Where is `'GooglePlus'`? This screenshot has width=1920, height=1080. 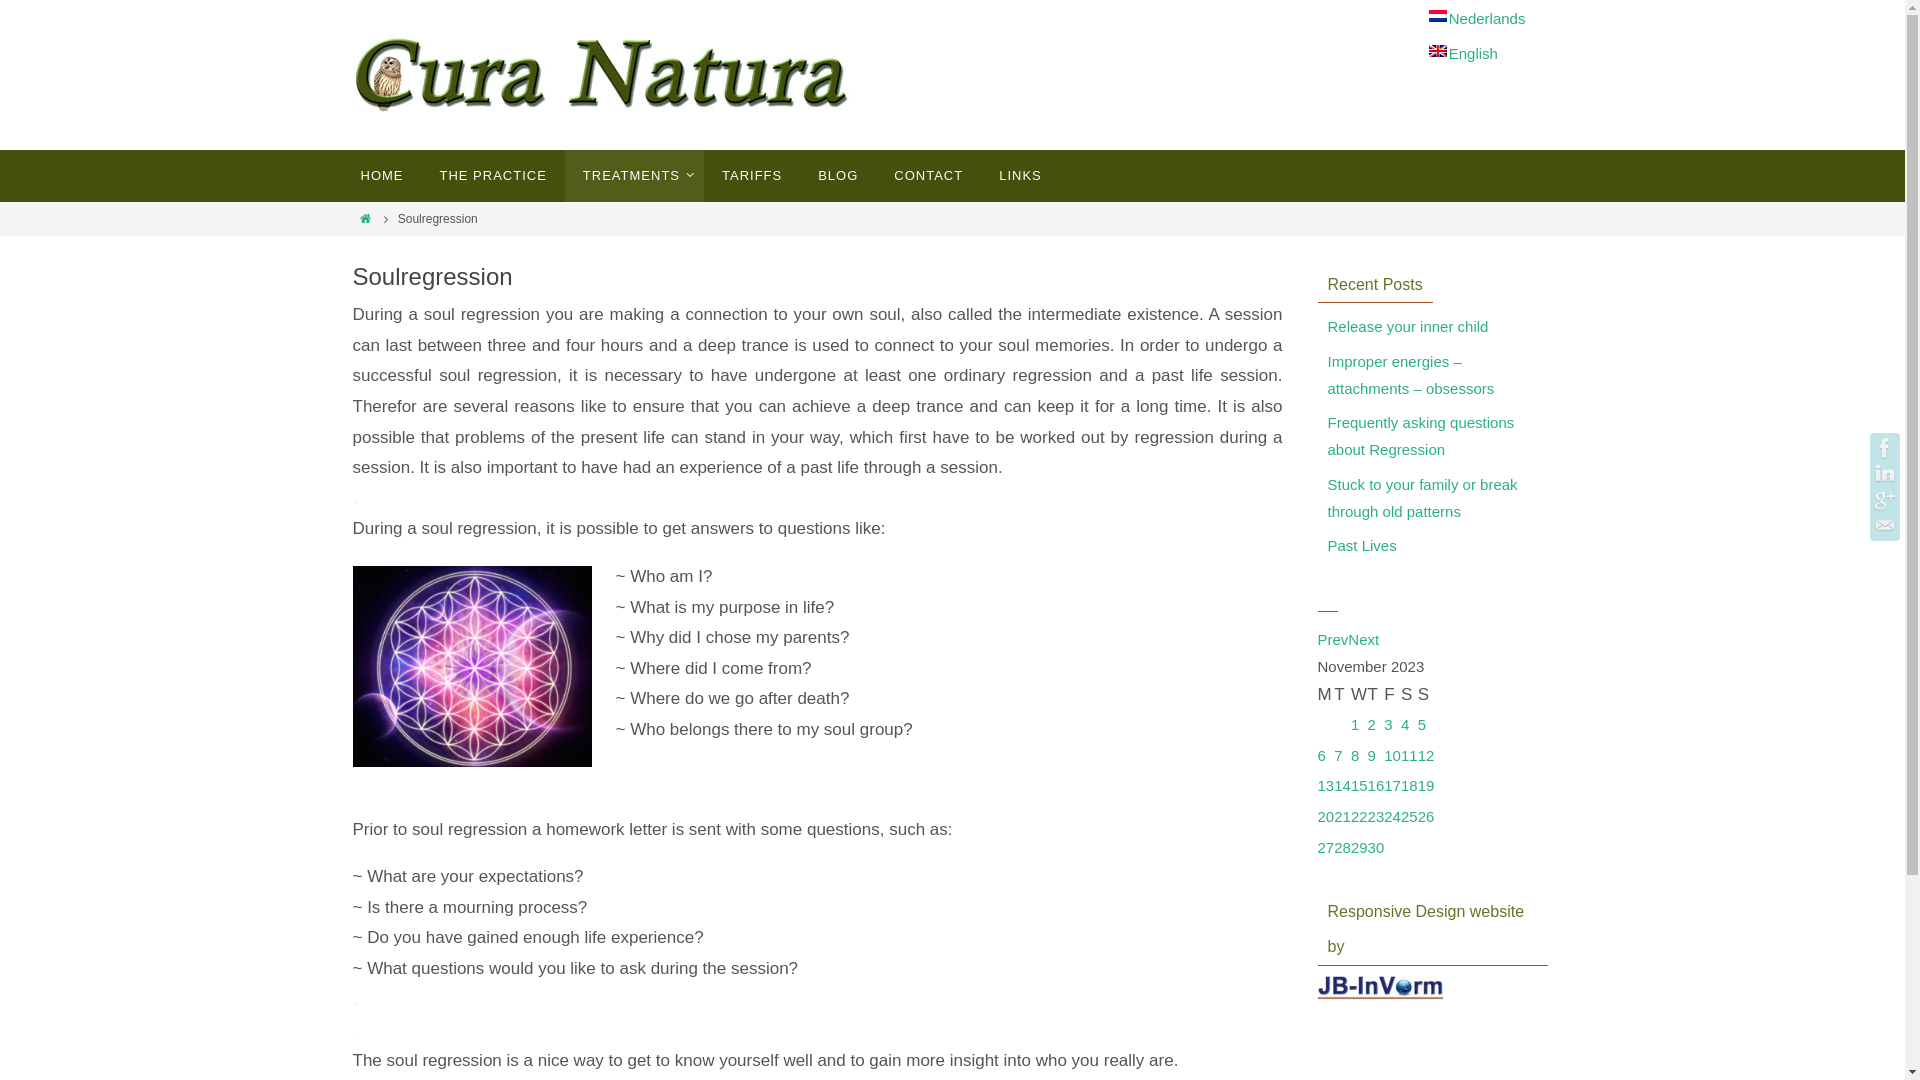
'GooglePlus' is located at coordinates (1884, 499).